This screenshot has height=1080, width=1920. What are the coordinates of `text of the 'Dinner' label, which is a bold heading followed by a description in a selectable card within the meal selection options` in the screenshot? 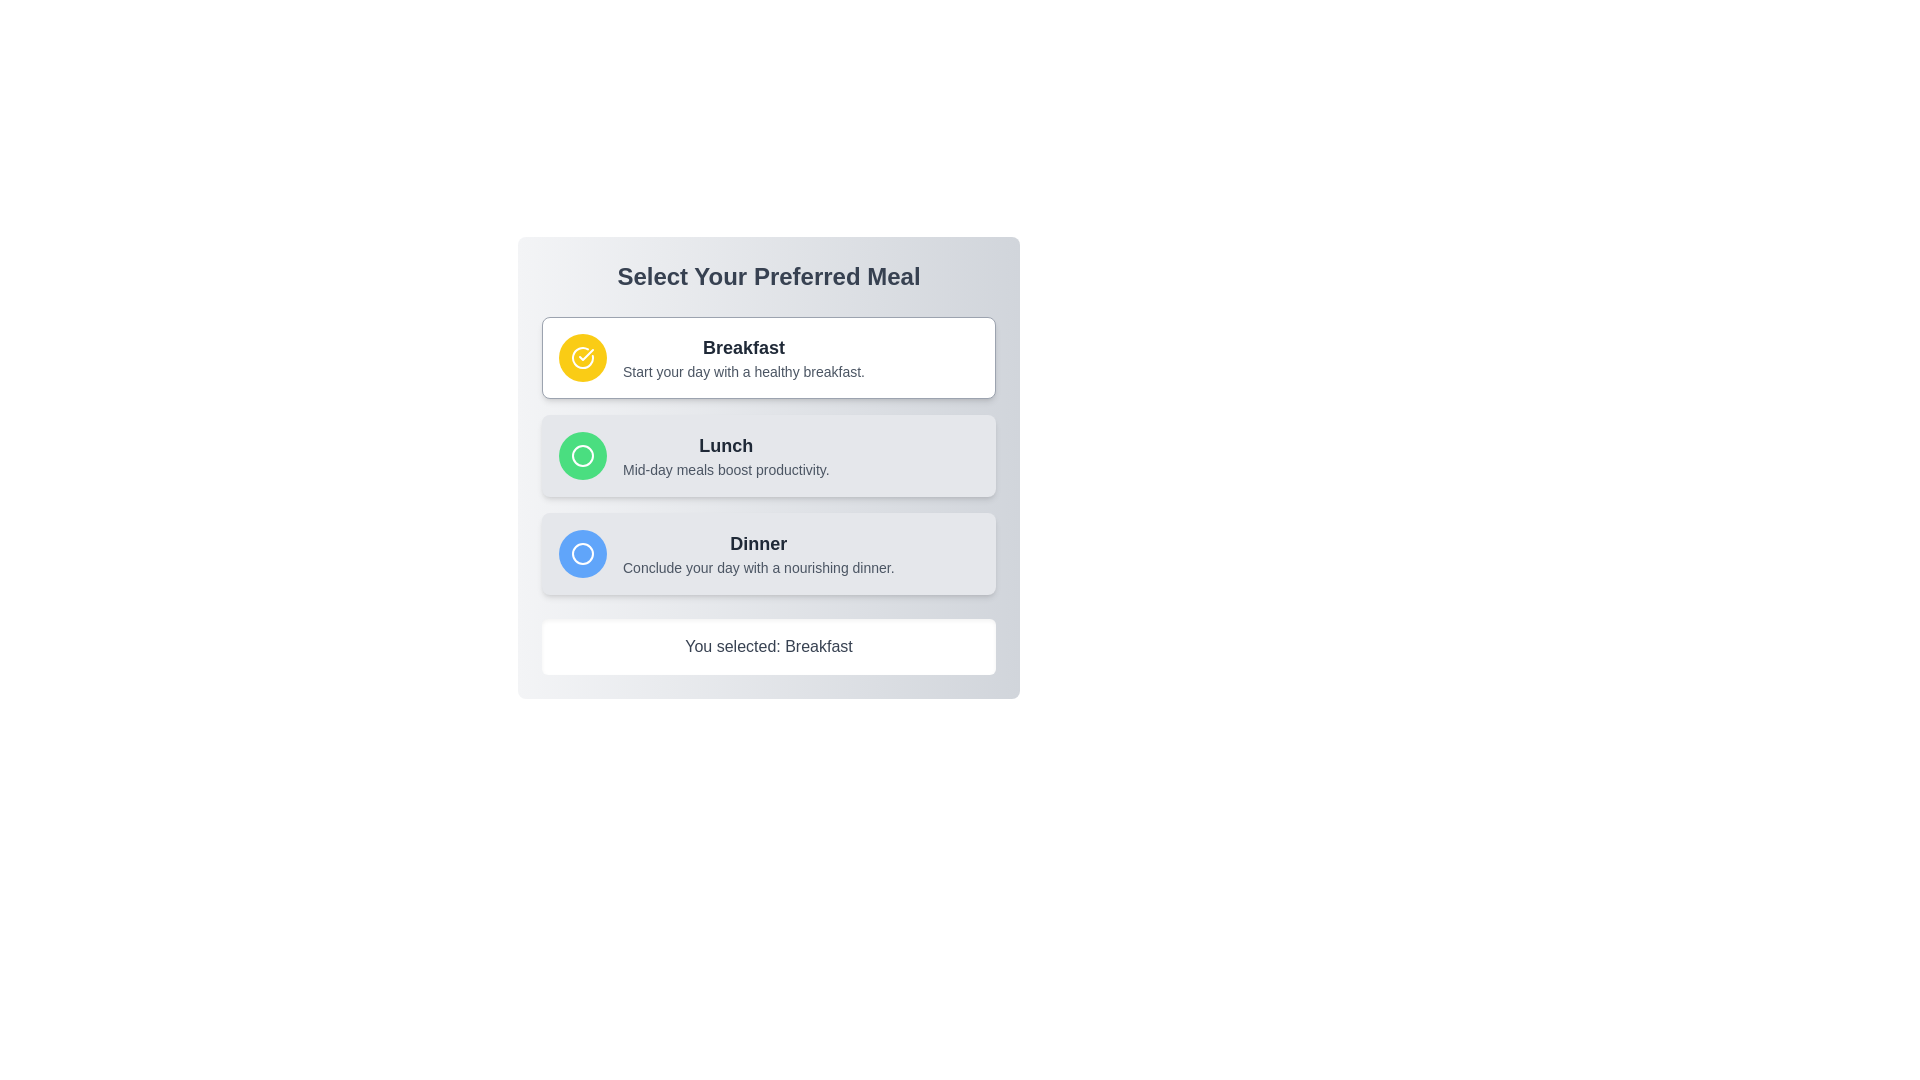 It's located at (757, 554).